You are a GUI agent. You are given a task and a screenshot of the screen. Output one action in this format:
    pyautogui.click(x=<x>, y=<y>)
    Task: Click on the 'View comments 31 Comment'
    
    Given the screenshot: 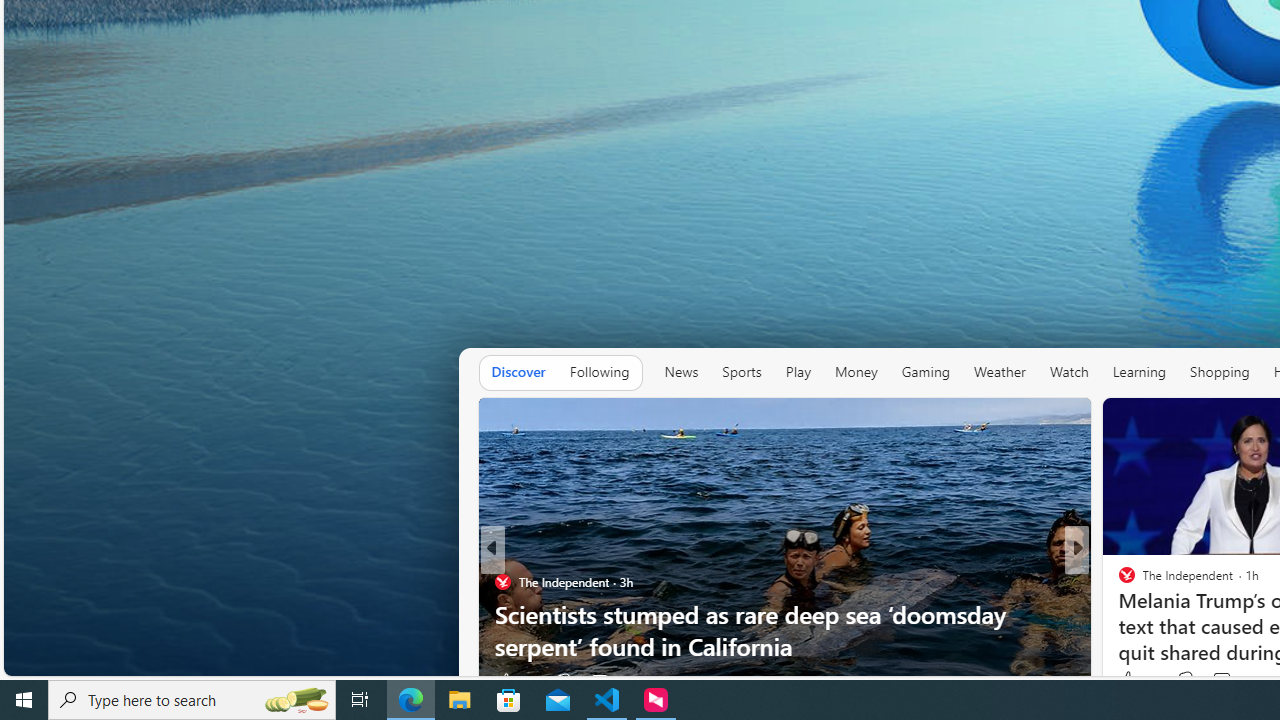 What is the action you would take?
    pyautogui.click(x=1214, y=680)
    